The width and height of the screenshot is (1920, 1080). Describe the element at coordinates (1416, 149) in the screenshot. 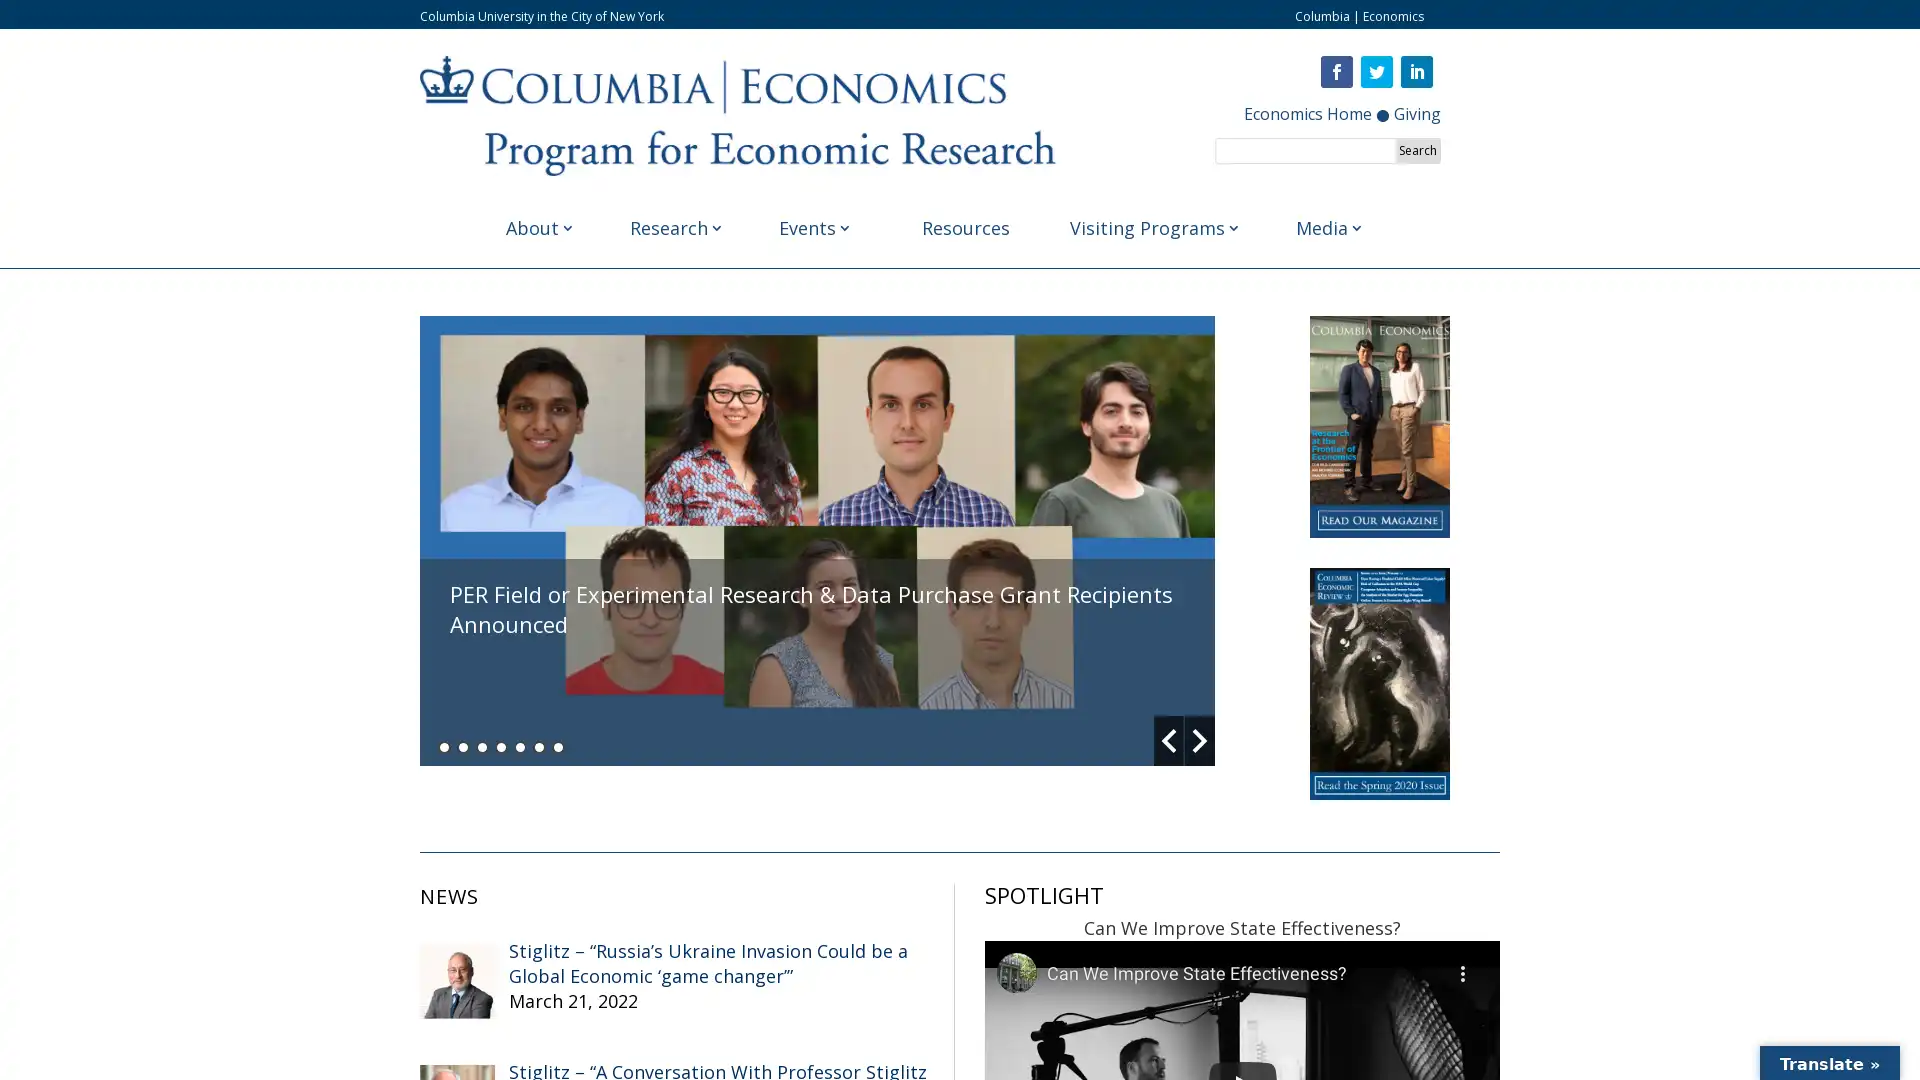

I see `Search` at that location.